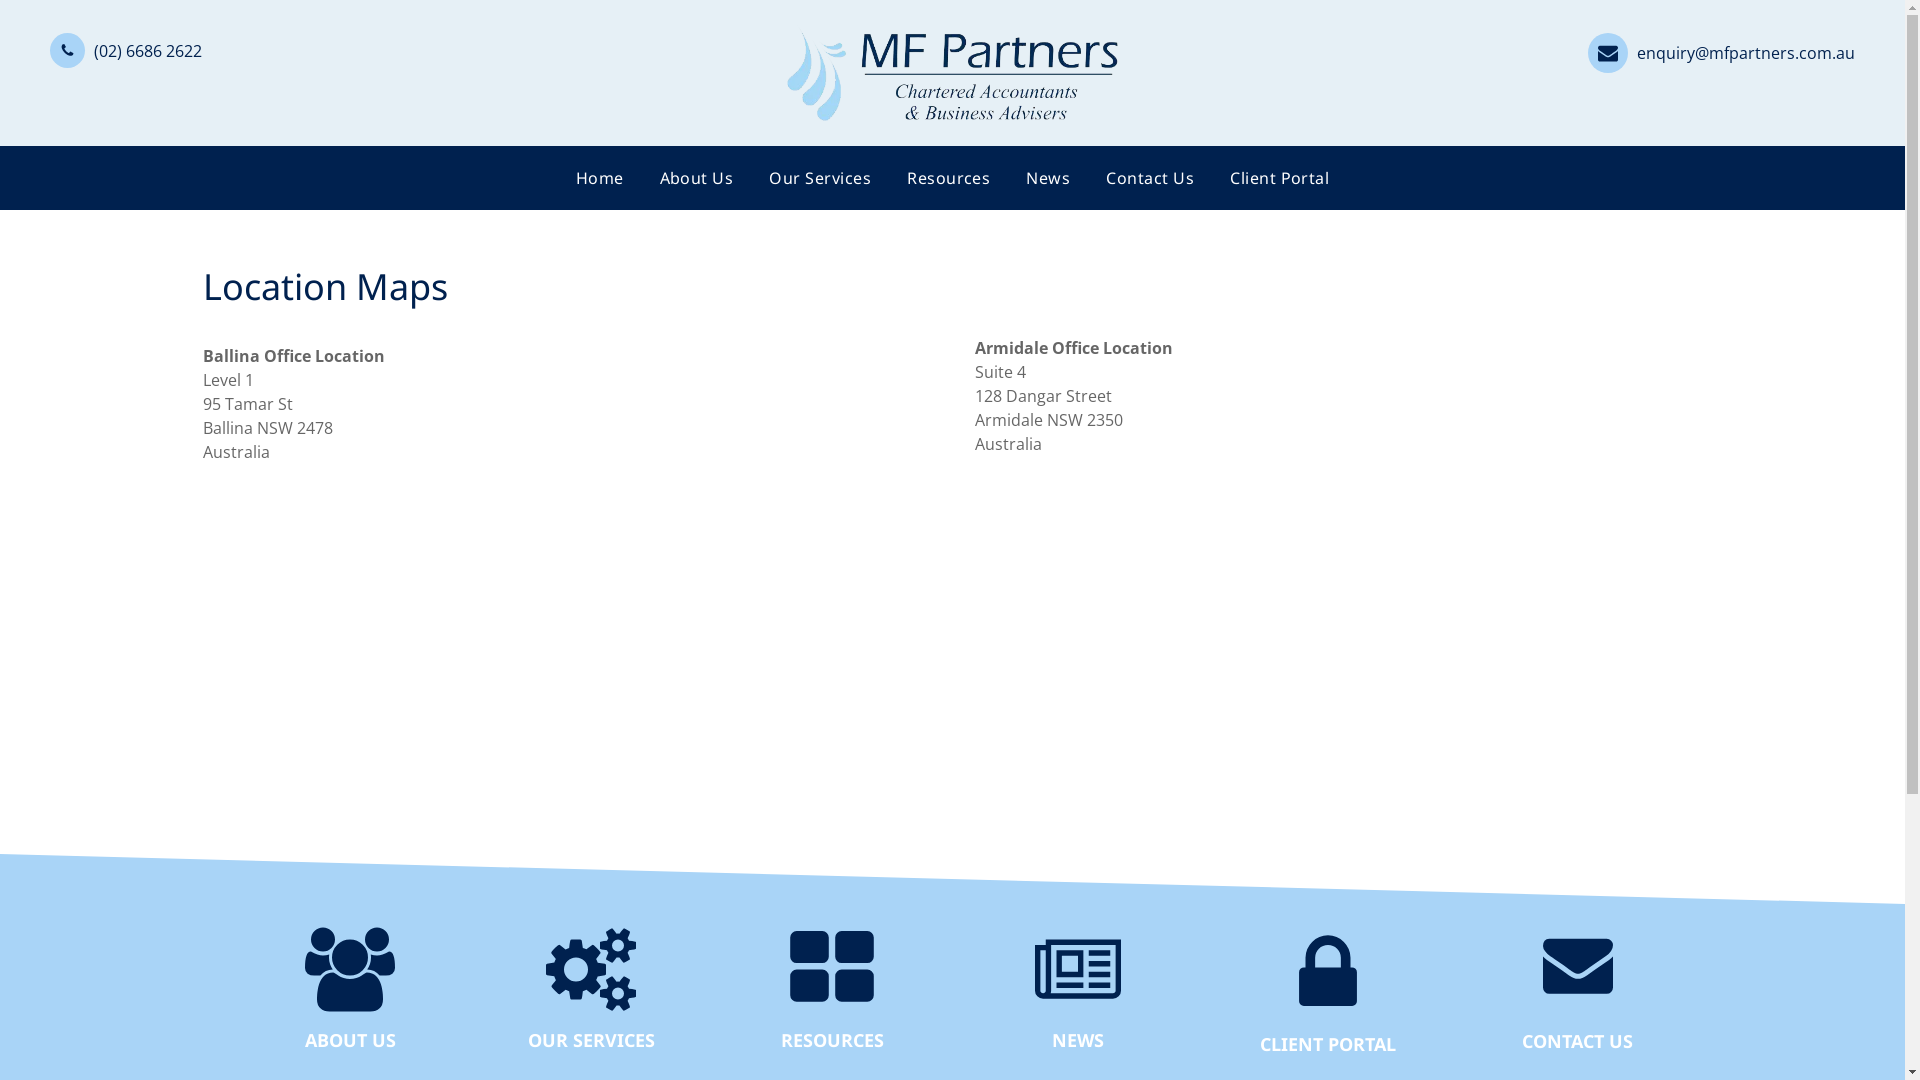 This screenshot has height=1080, width=1920. I want to click on 'NEWS', so click(1075, 1037).